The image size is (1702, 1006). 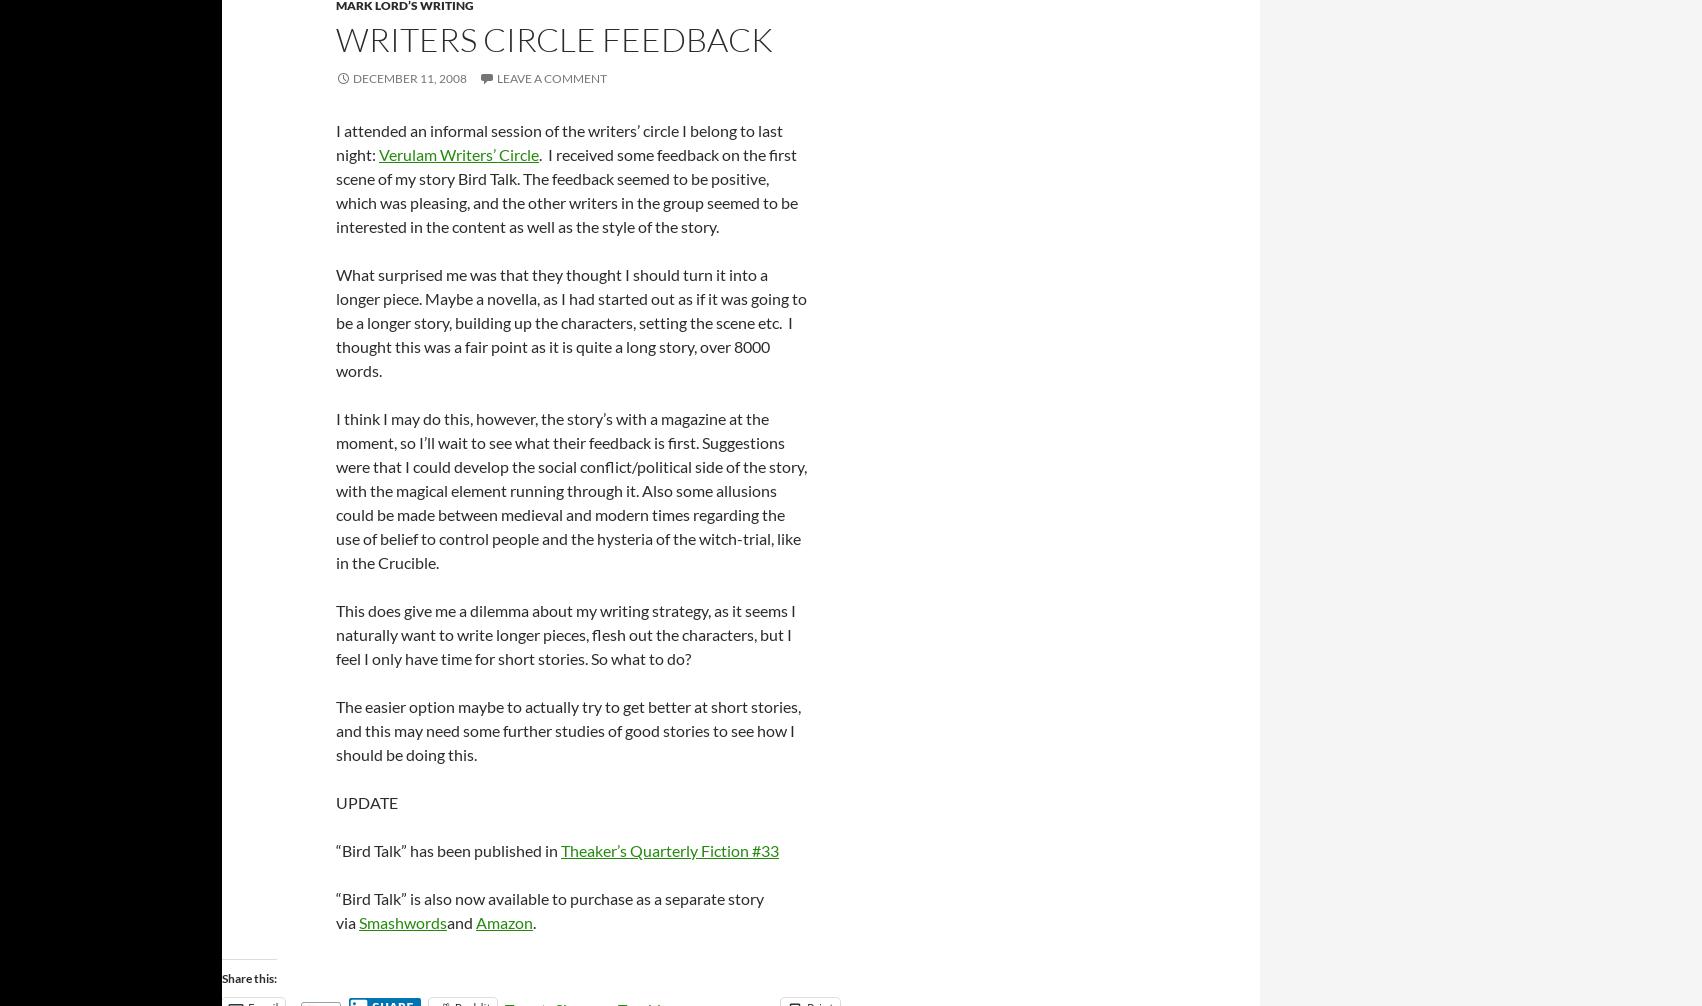 I want to click on 'December 11, 2008', so click(x=352, y=77).